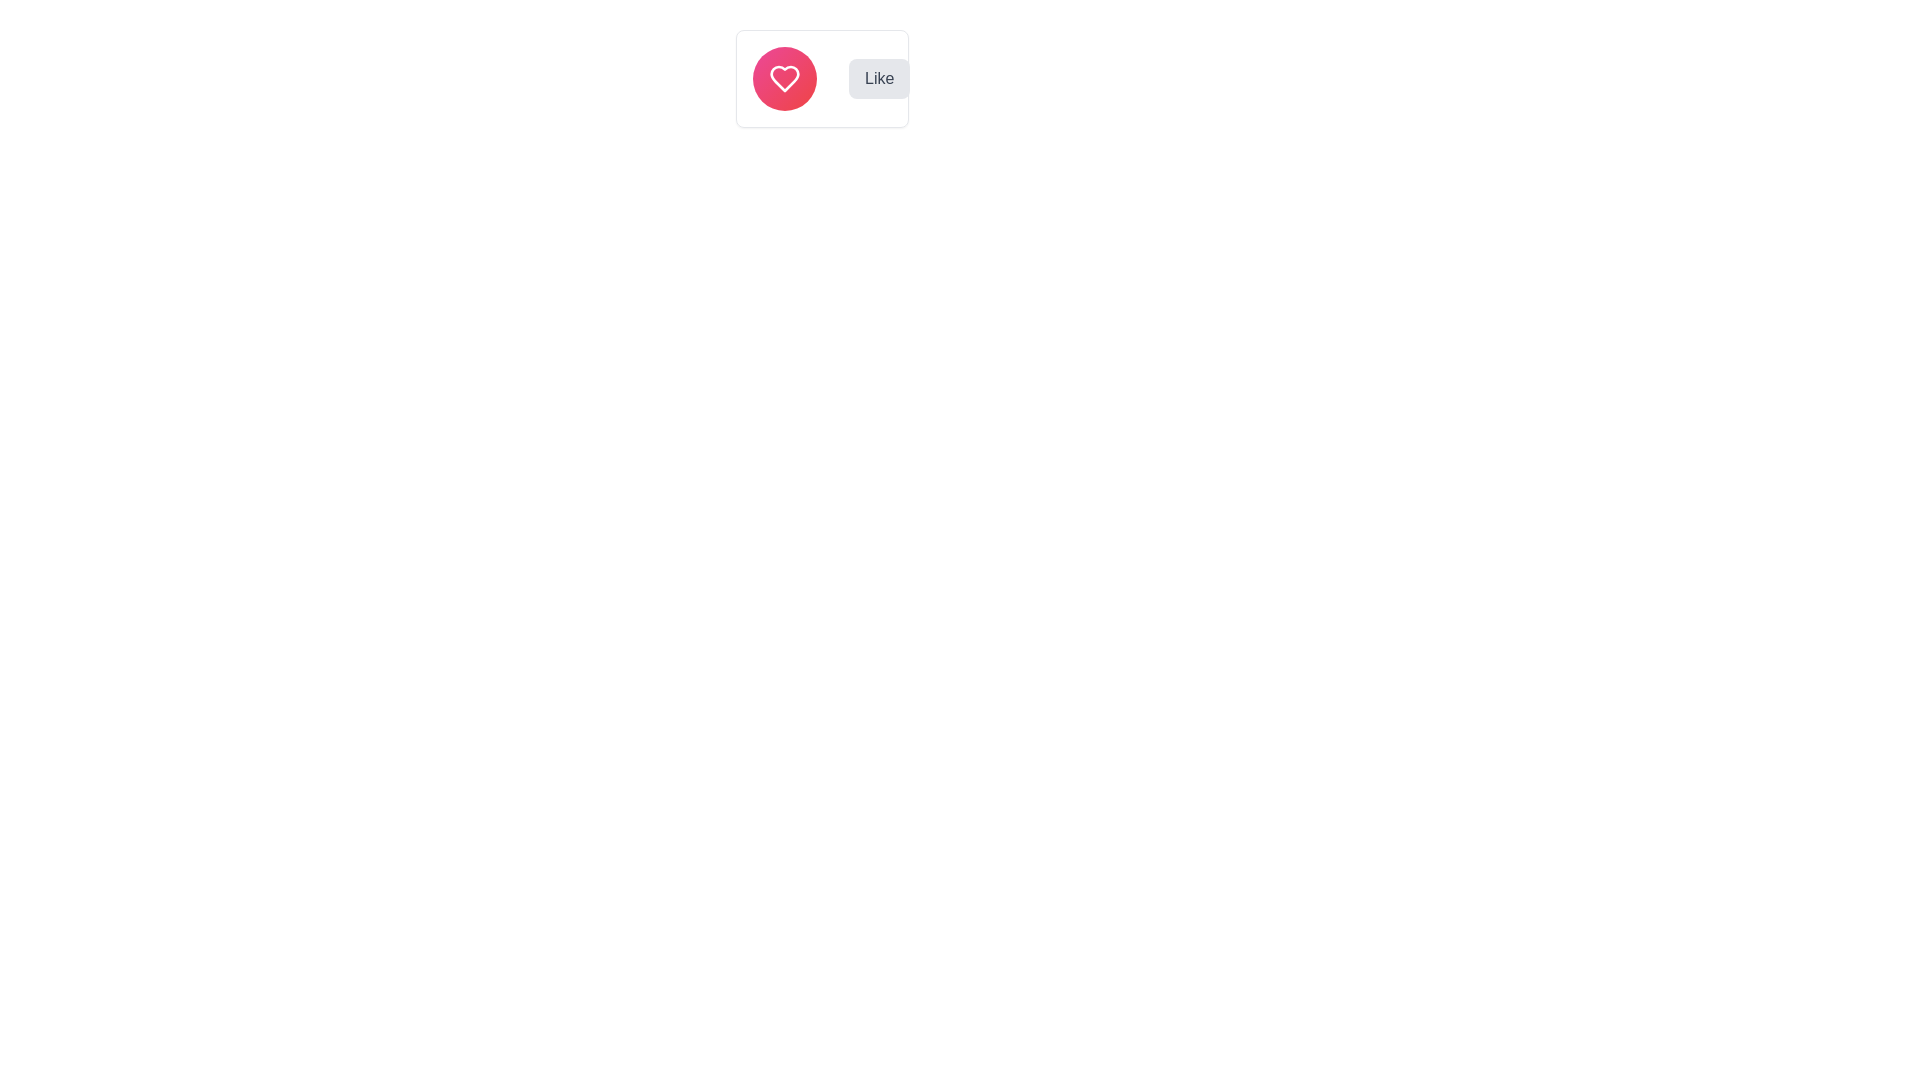 This screenshot has height=1080, width=1920. What do you see at coordinates (784, 77) in the screenshot?
I see `the white thin-line heart icon centered within a pink-to-red circular gradient background to observe potential interaction effects` at bounding box center [784, 77].